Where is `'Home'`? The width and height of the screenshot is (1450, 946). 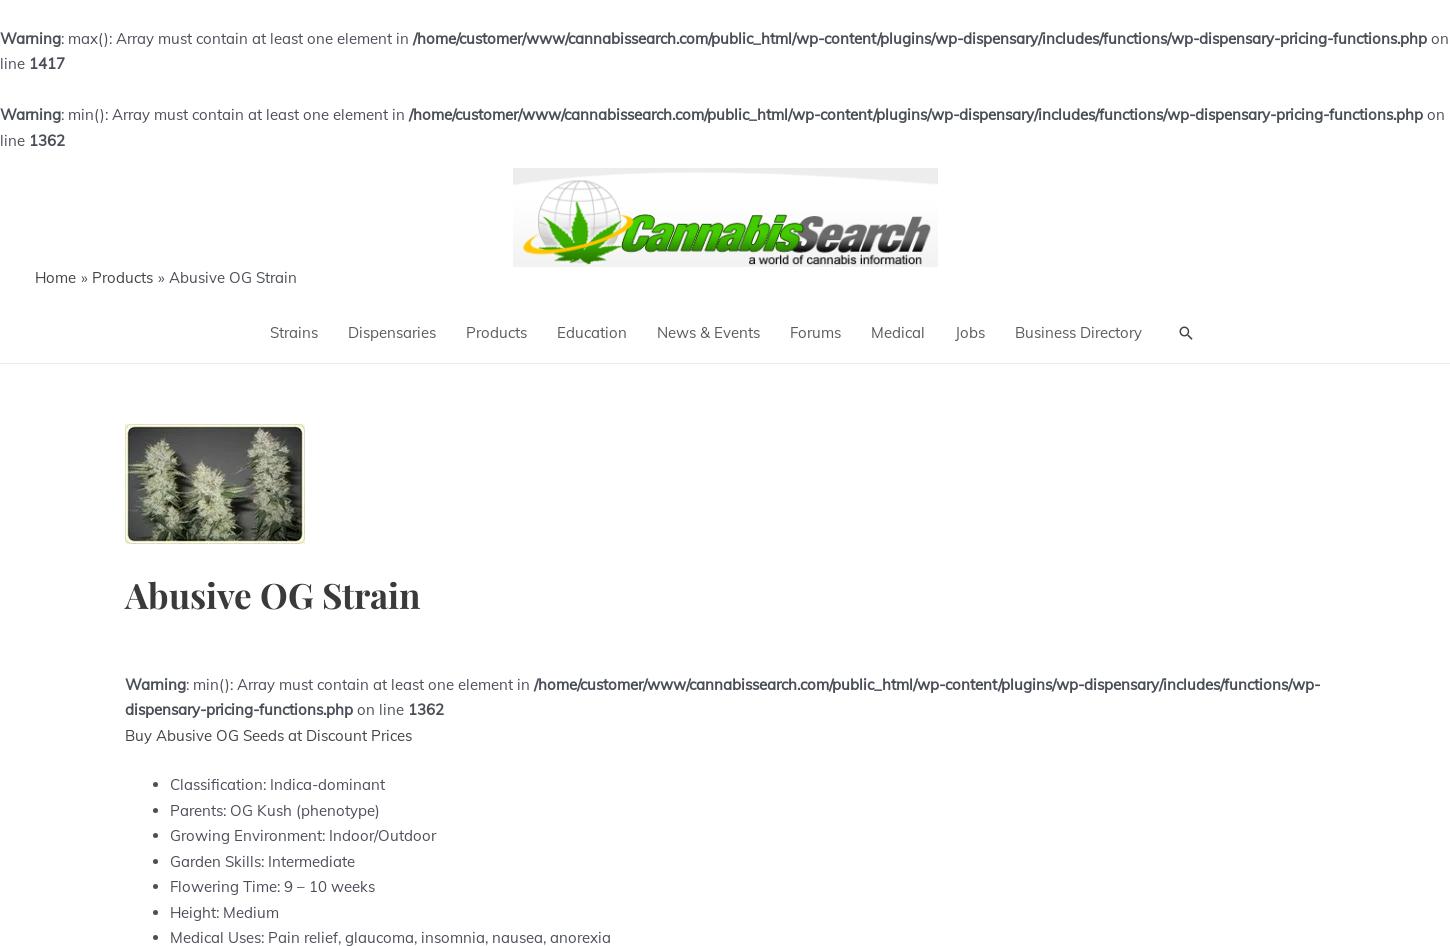
'Home' is located at coordinates (34, 276).